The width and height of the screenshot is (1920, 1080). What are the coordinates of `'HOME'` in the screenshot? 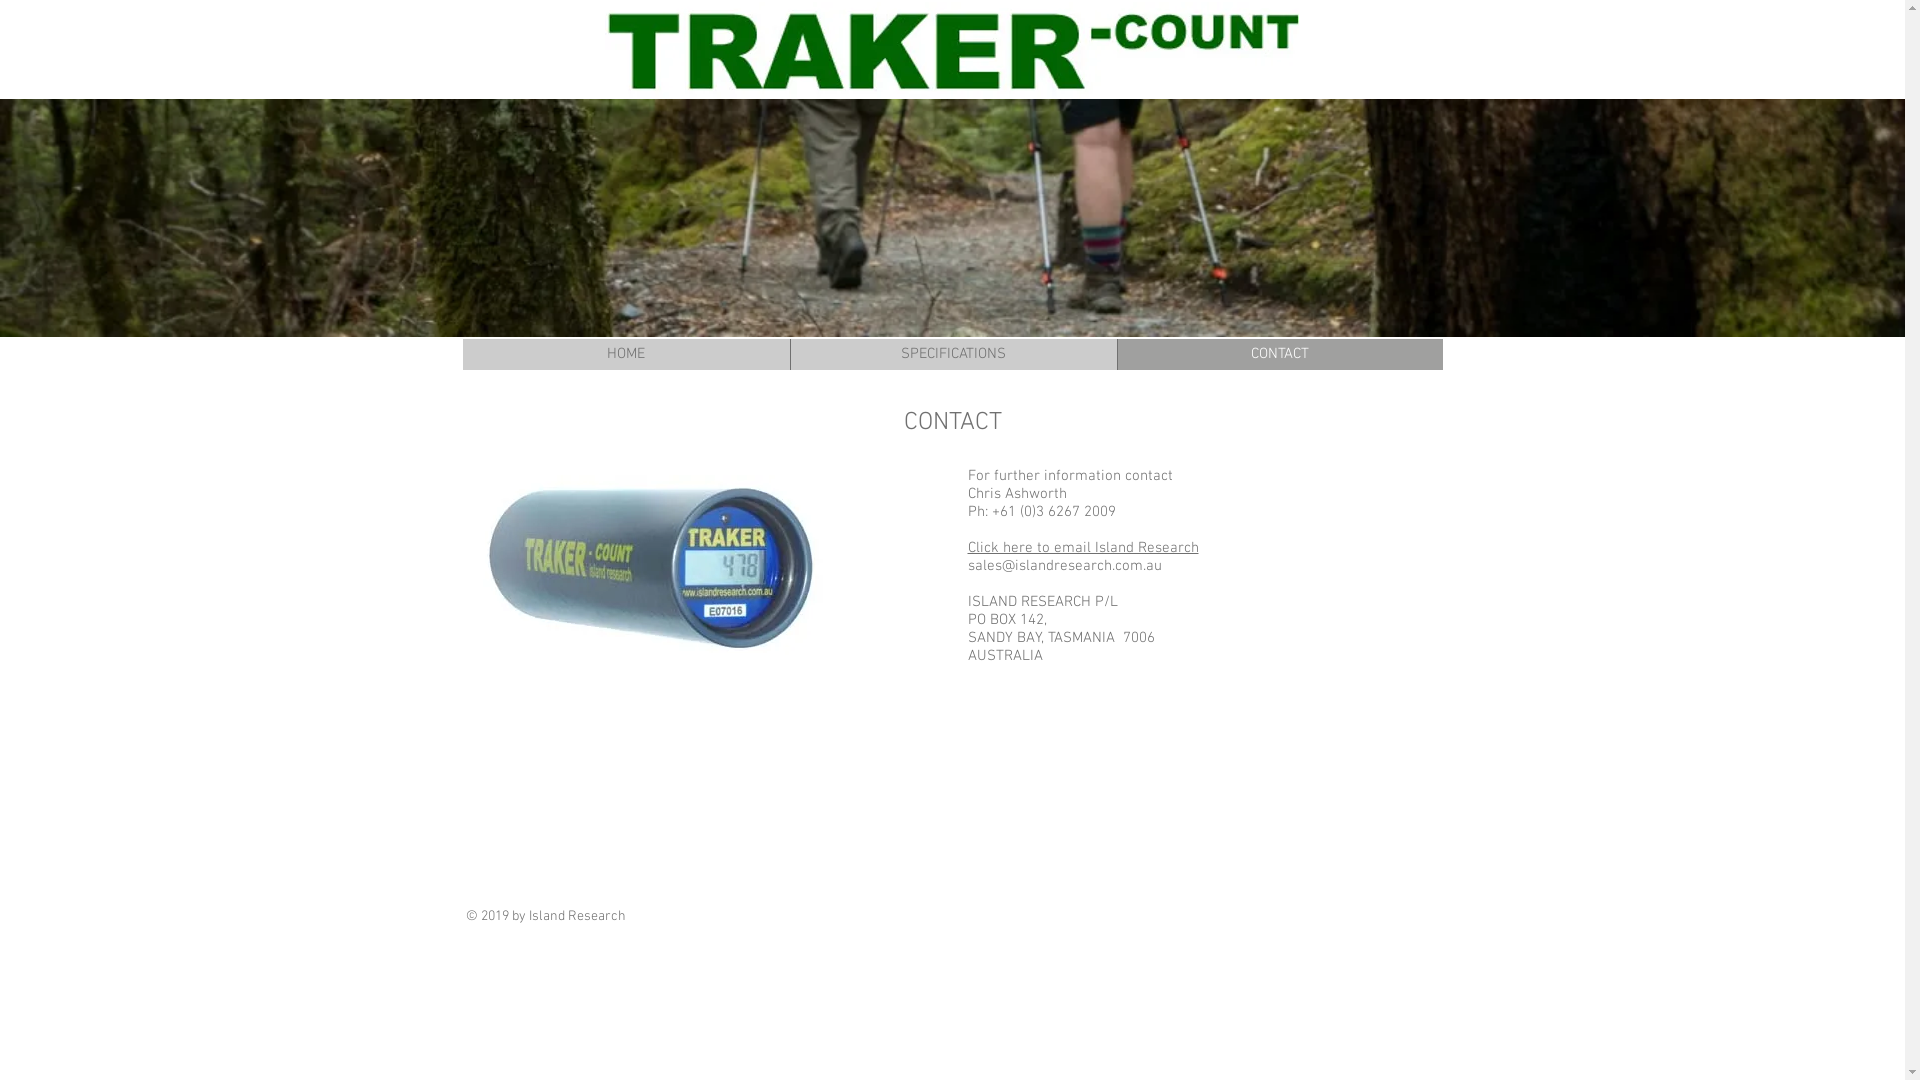 It's located at (460, 353).